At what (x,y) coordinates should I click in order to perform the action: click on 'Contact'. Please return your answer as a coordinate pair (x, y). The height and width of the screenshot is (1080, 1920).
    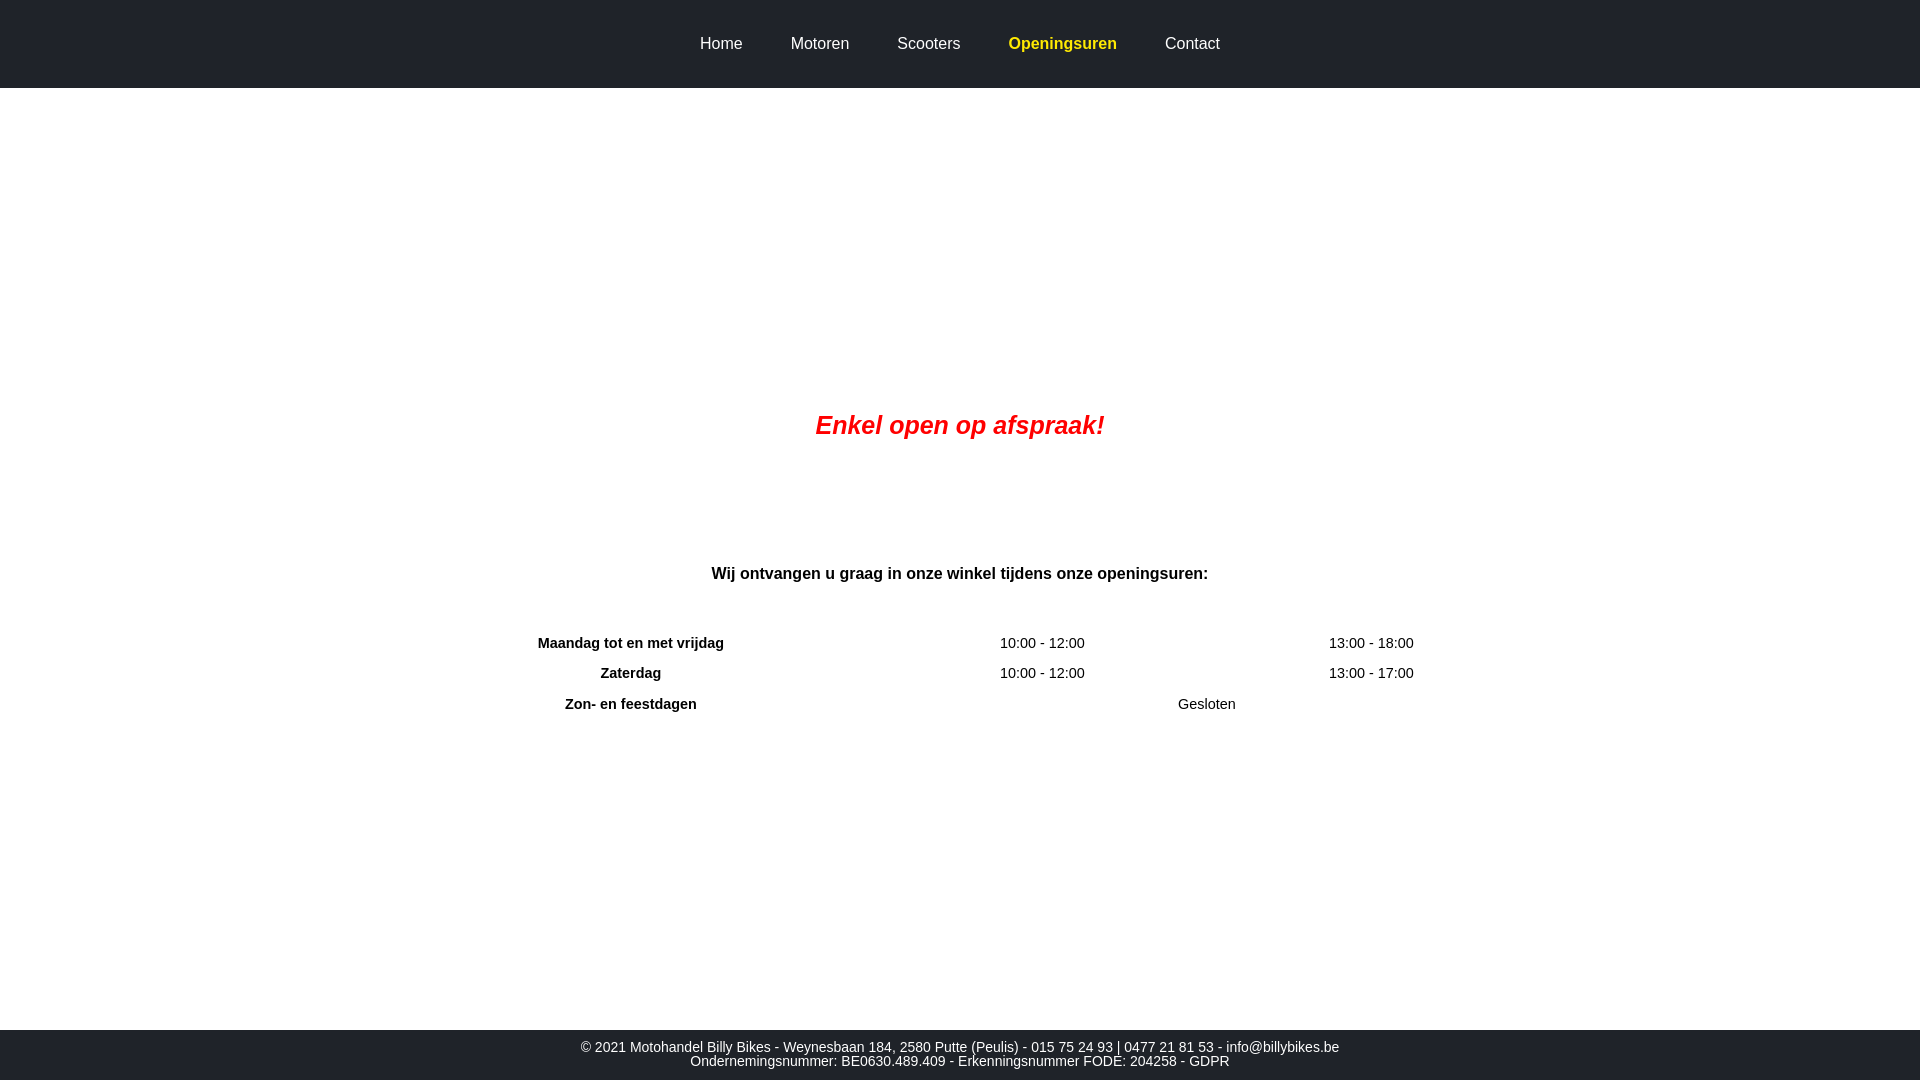
    Looking at the image, I should click on (1192, 43).